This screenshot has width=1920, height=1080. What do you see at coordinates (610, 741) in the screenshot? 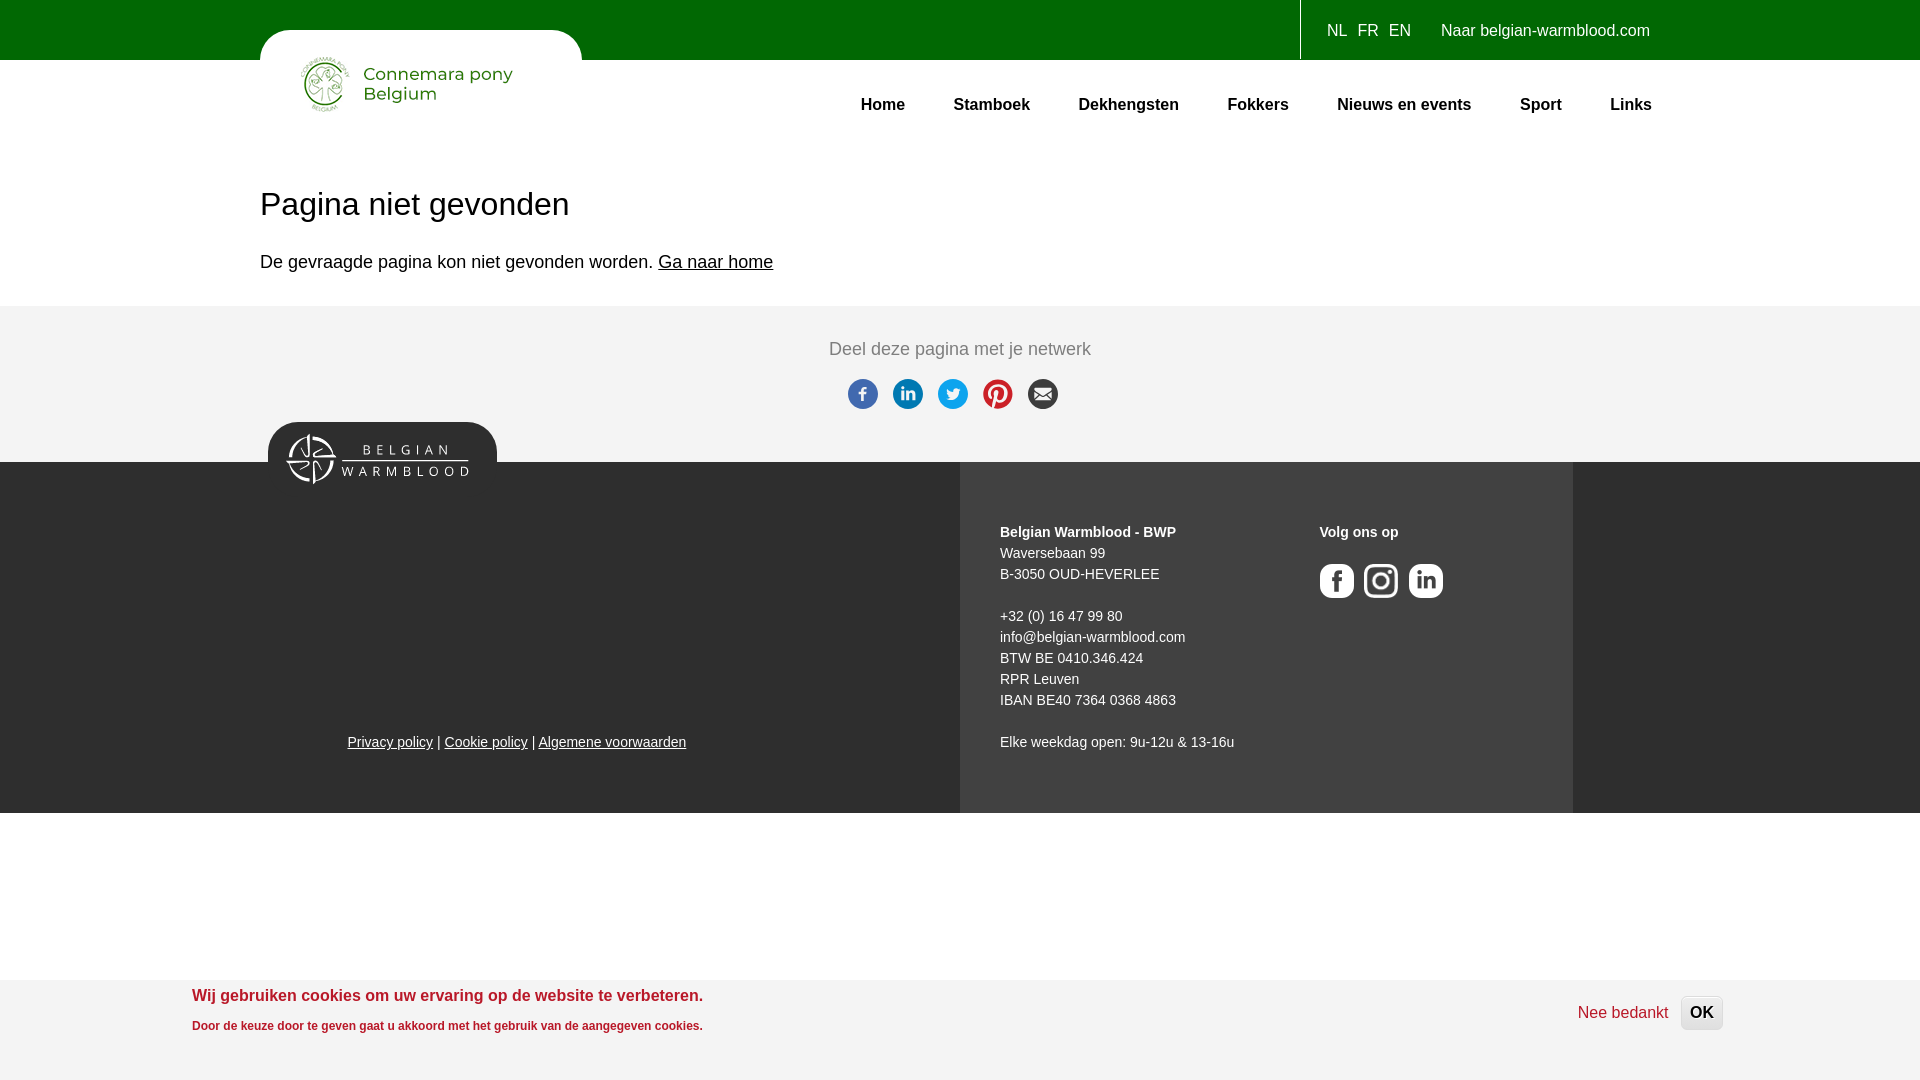
I see `'Algemene voorwaarden'` at bounding box center [610, 741].